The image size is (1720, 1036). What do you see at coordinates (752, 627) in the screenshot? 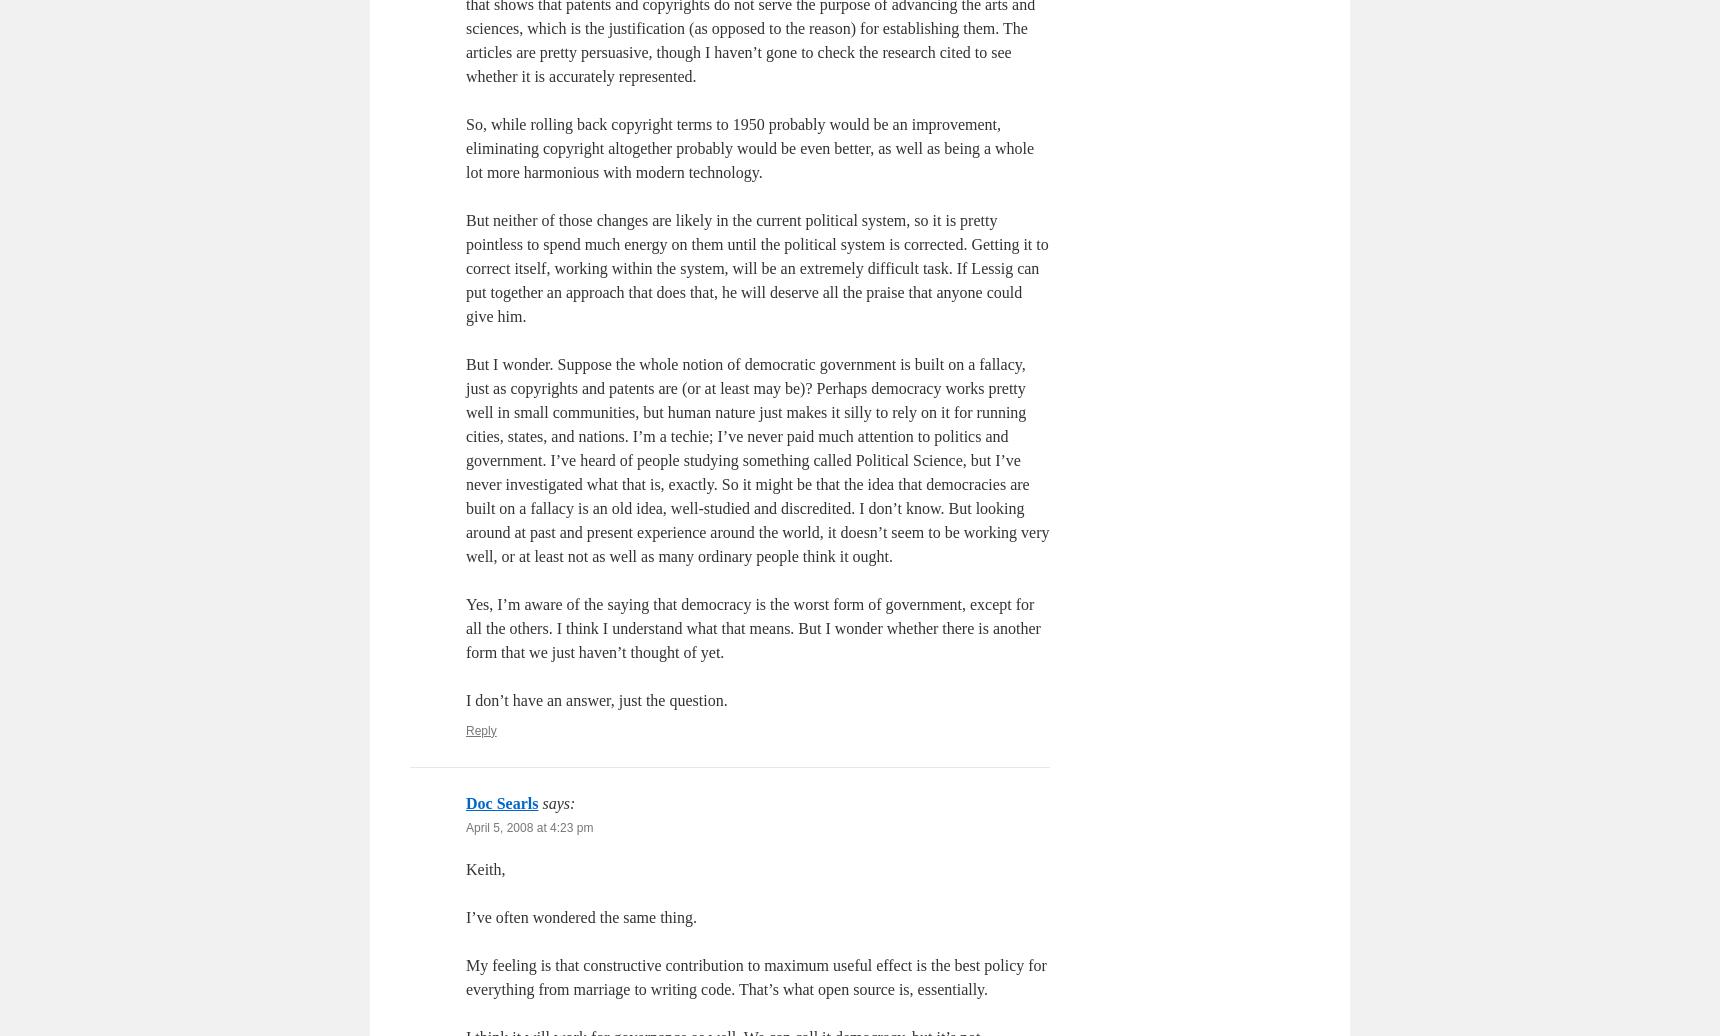
I see `'Yes, I’m aware of the saying that democracy is the worst form of government, except for all the others.  I think I understand what that means.  But I wonder whether there is another form that we just haven’t thought of yet.'` at bounding box center [752, 627].